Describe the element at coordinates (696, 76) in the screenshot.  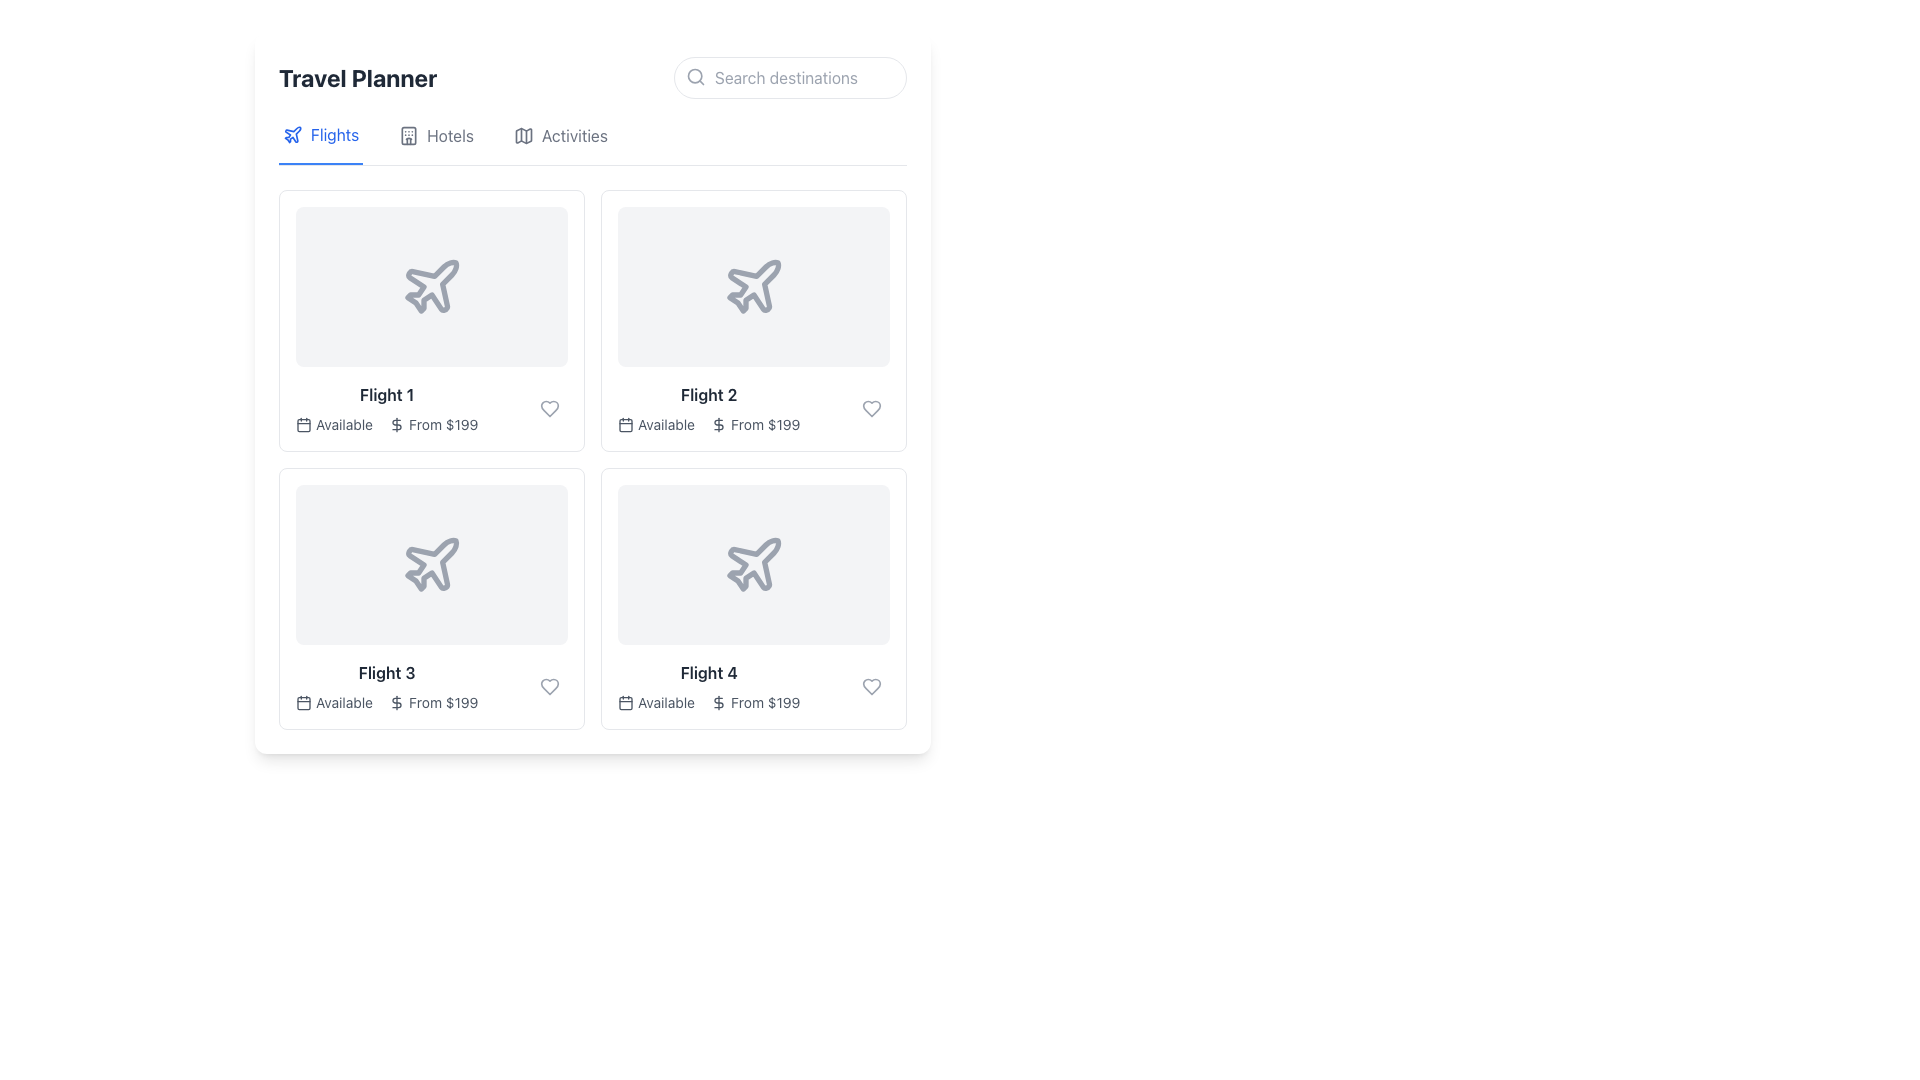
I see `the search icon located on the left side of the search bar, which indicates the search functionality and is positioned before the text input field with the placeholder 'Search destinations.'` at that location.